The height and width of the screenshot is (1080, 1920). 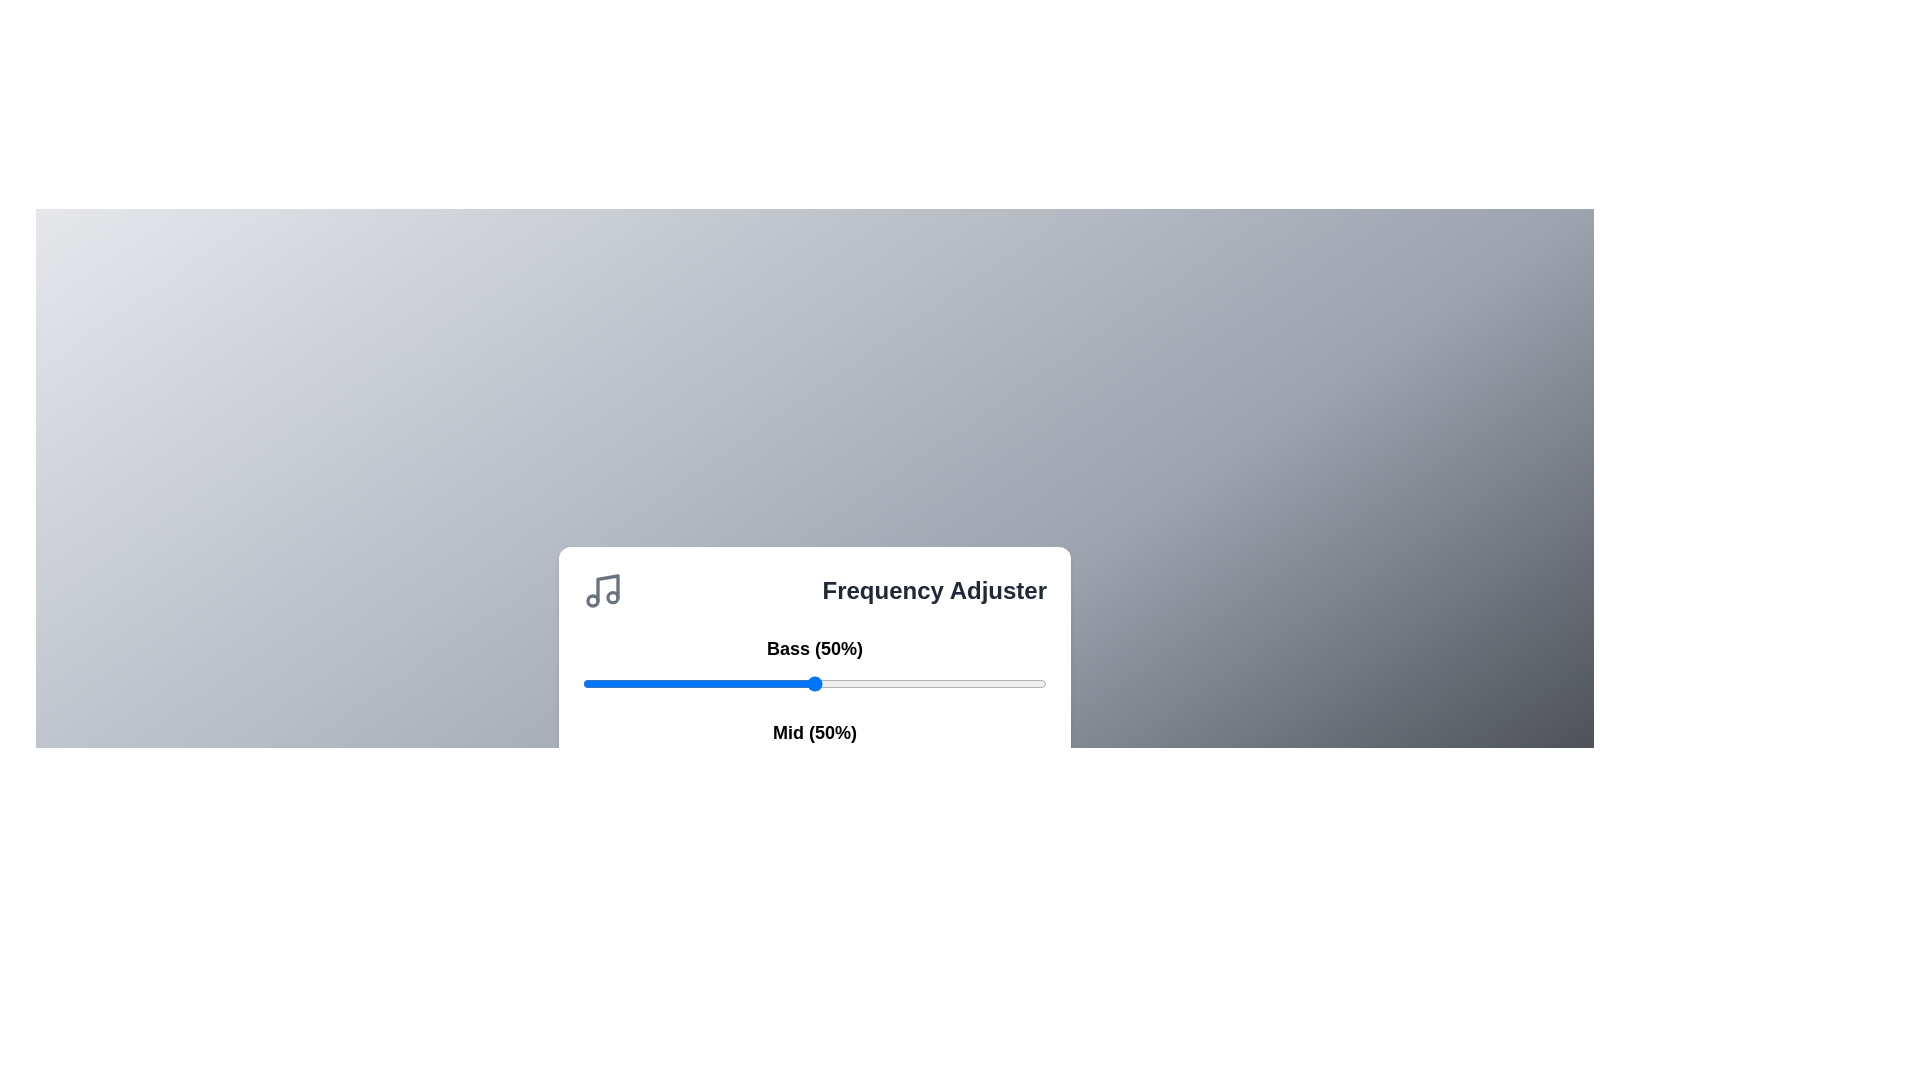 What do you see at coordinates (1055, 682) in the screenshot?
I see `the 0 slider to 52%` at bounding box center [1055, 682].